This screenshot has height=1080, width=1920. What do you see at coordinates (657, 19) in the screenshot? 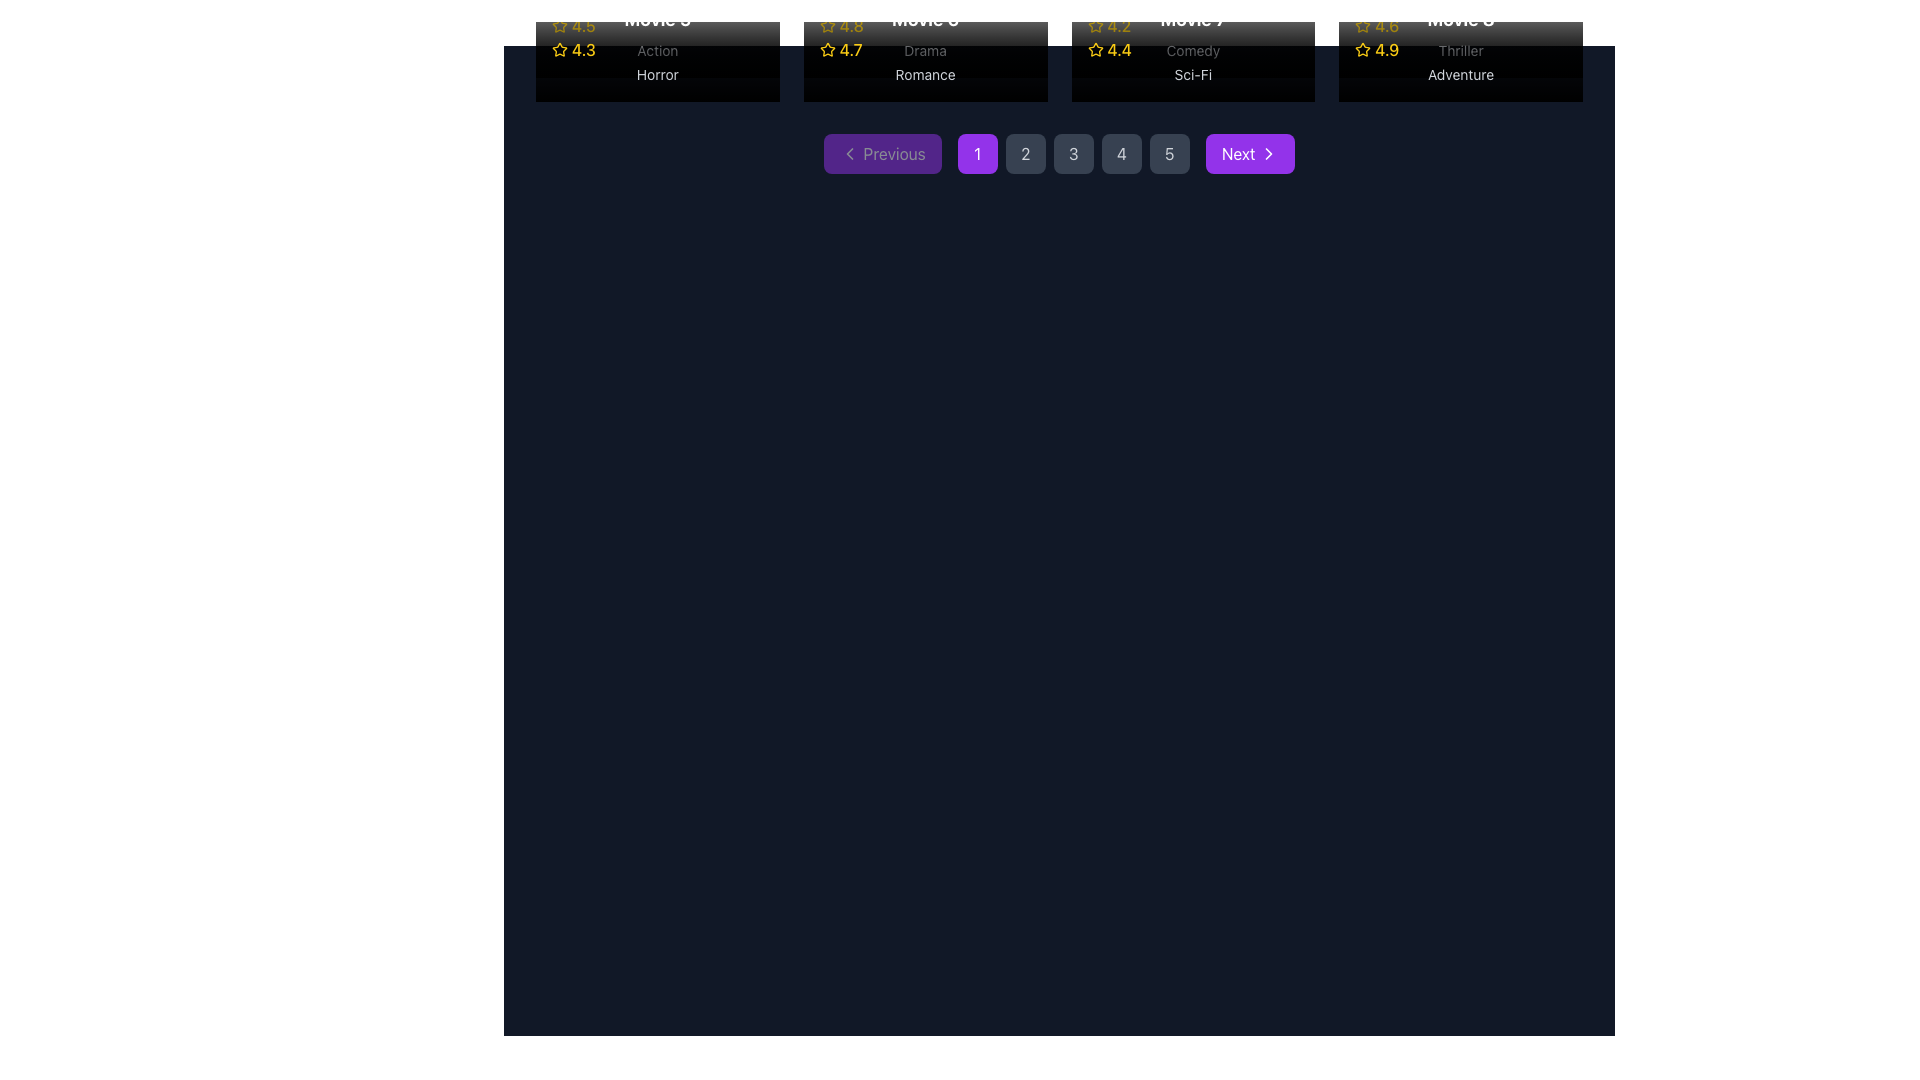
I see `the bold, white 'Movie 5' text label located at the upper-middle part of the movie card, above the rating indicator and genre labels` at bounding box center [657, 19].